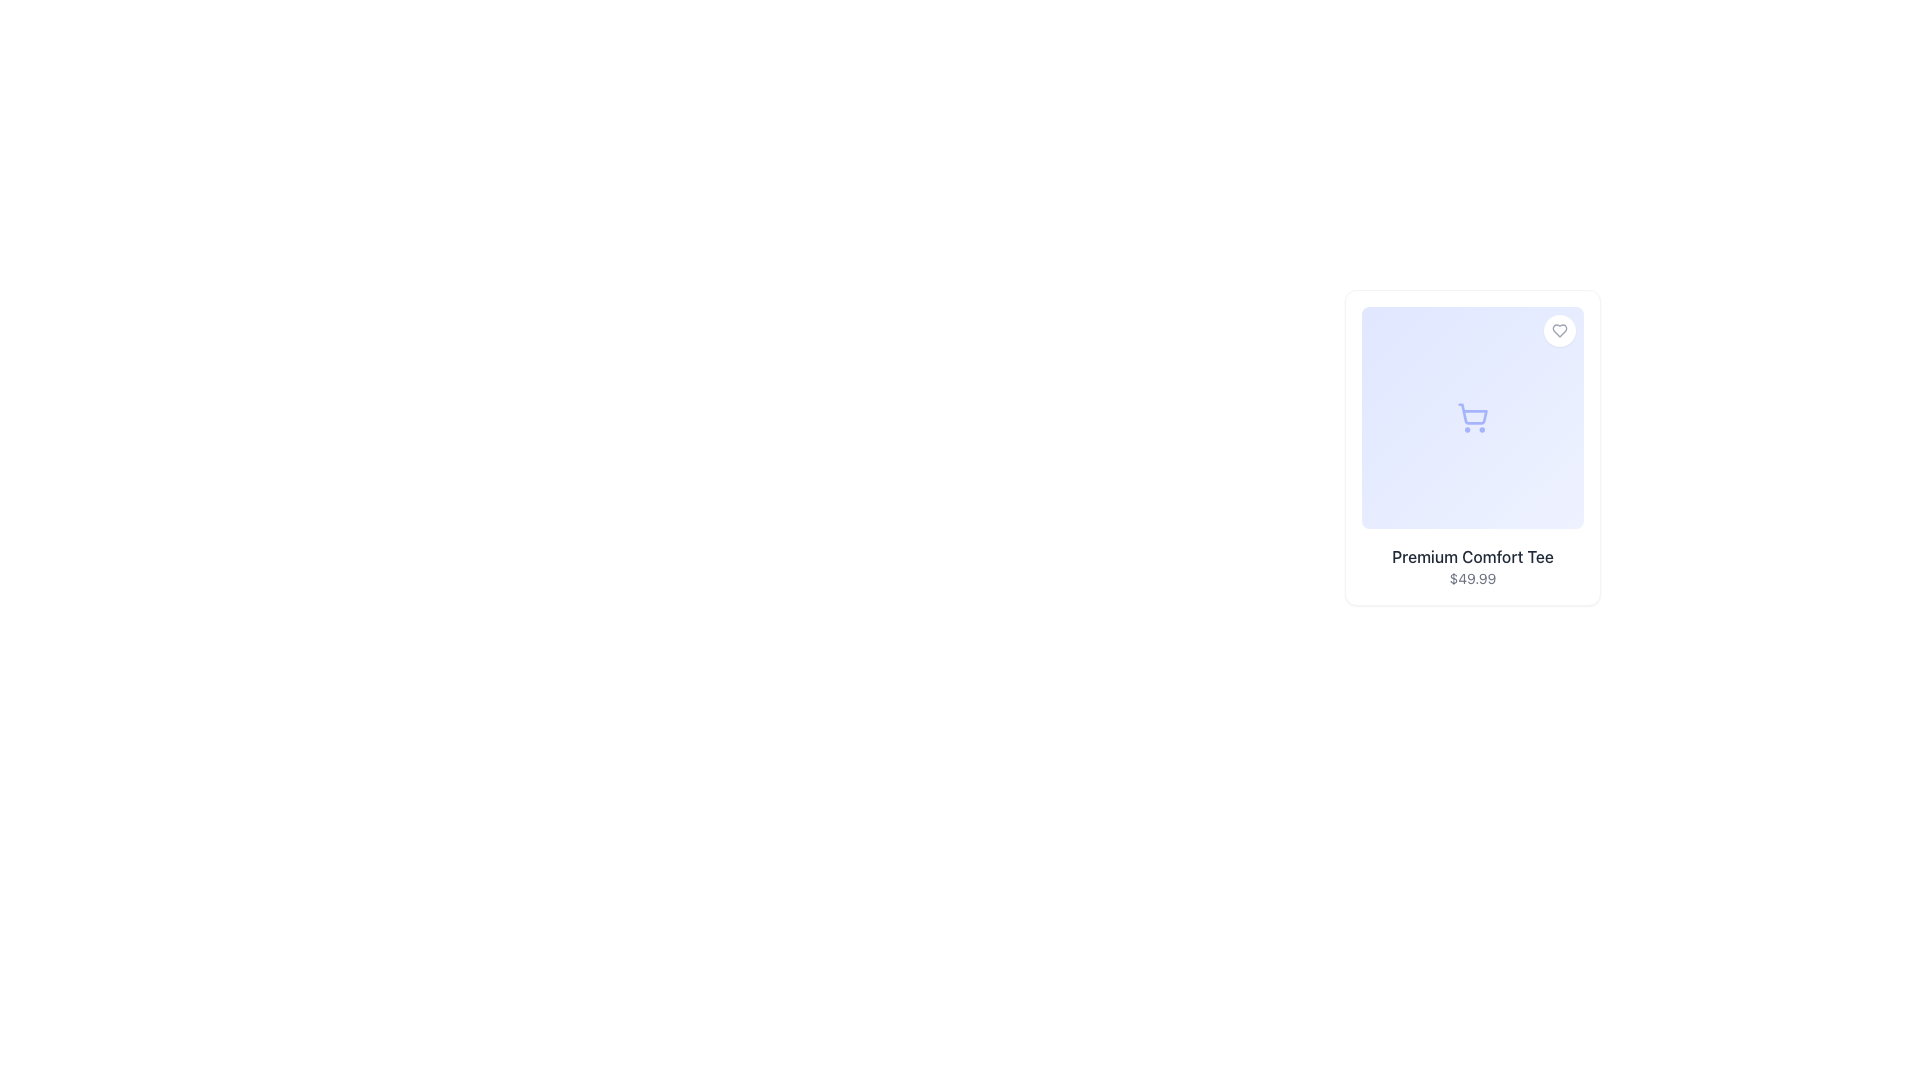 This screenshot has height=1080, width=1920. What do you see at coordinates (1473, 413) in the screenshot?
I see `the bottom portion of the shopping cart icon, which is part of an SVG image and is located above the 'Premium Comfort Tee $49.99' text label` at bounding box center [1473, 413].